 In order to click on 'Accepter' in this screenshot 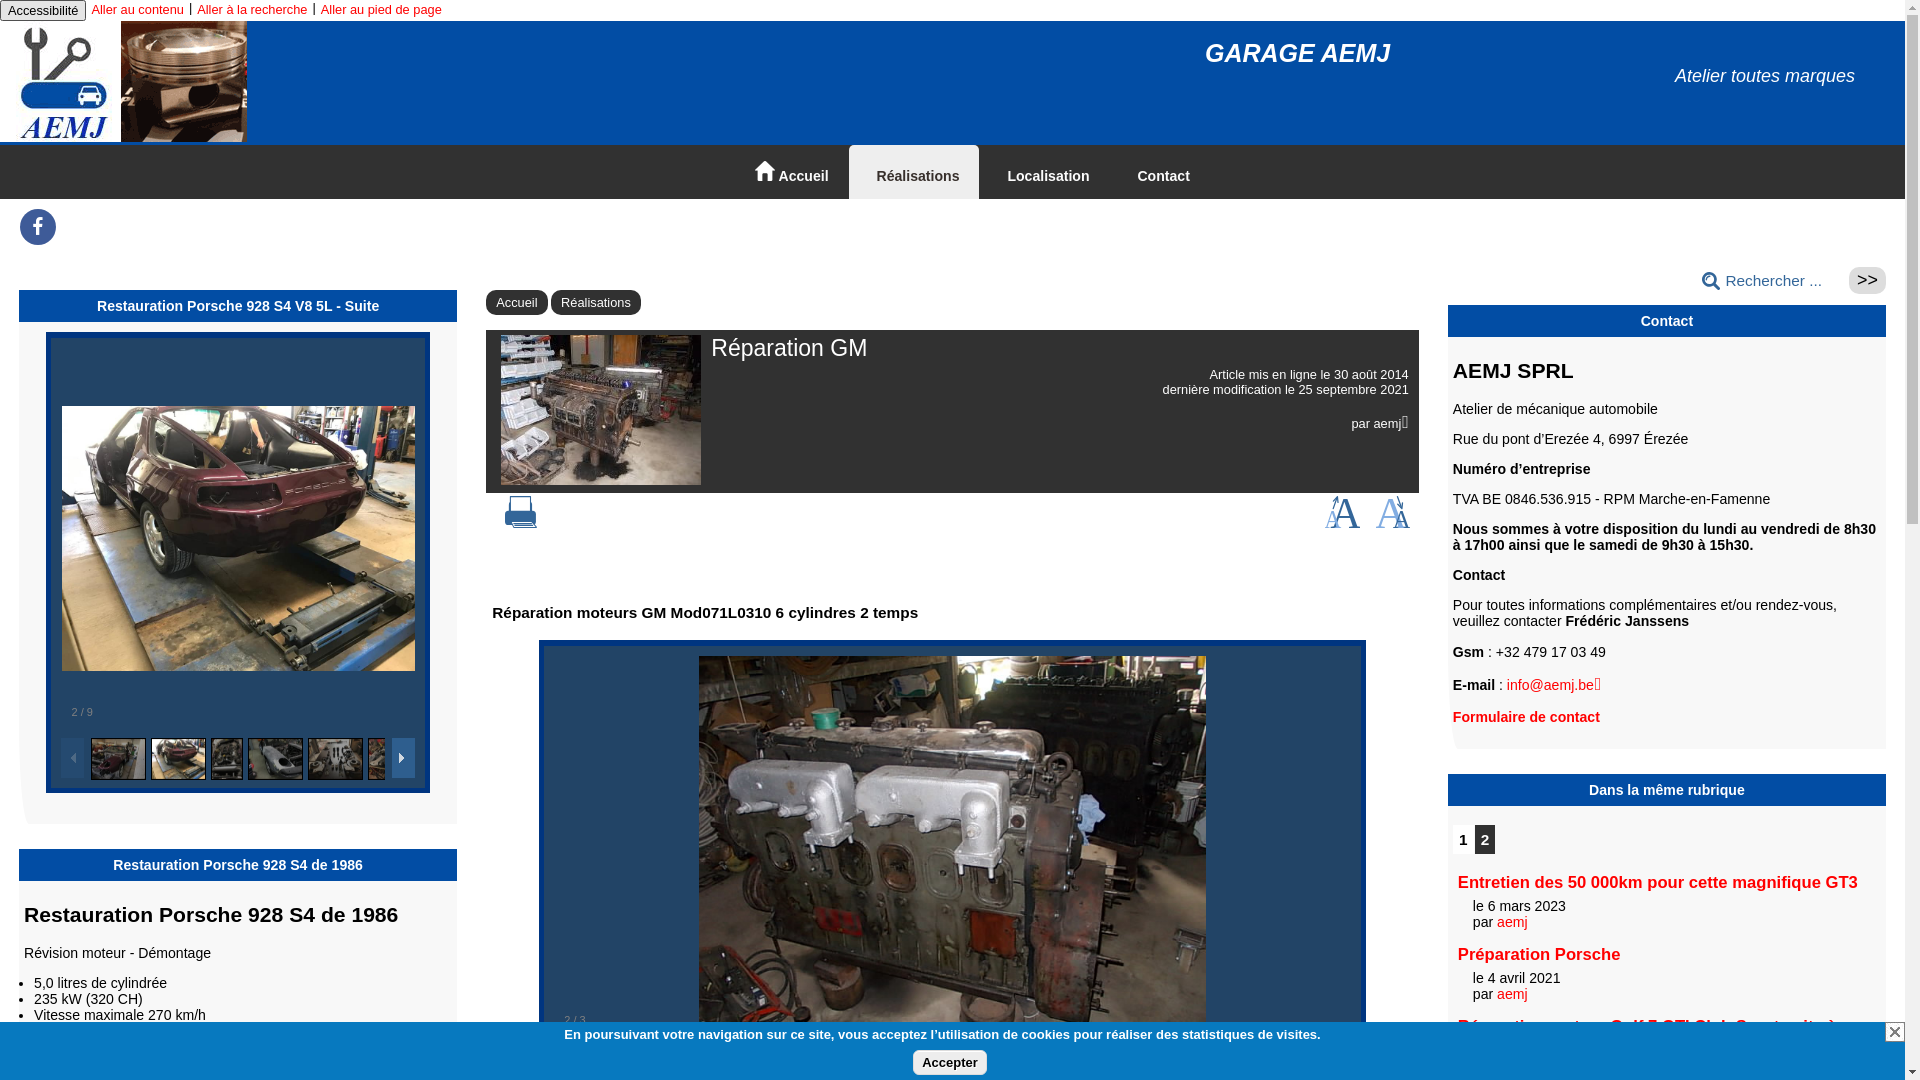, I will do `click(949, 1061)`.